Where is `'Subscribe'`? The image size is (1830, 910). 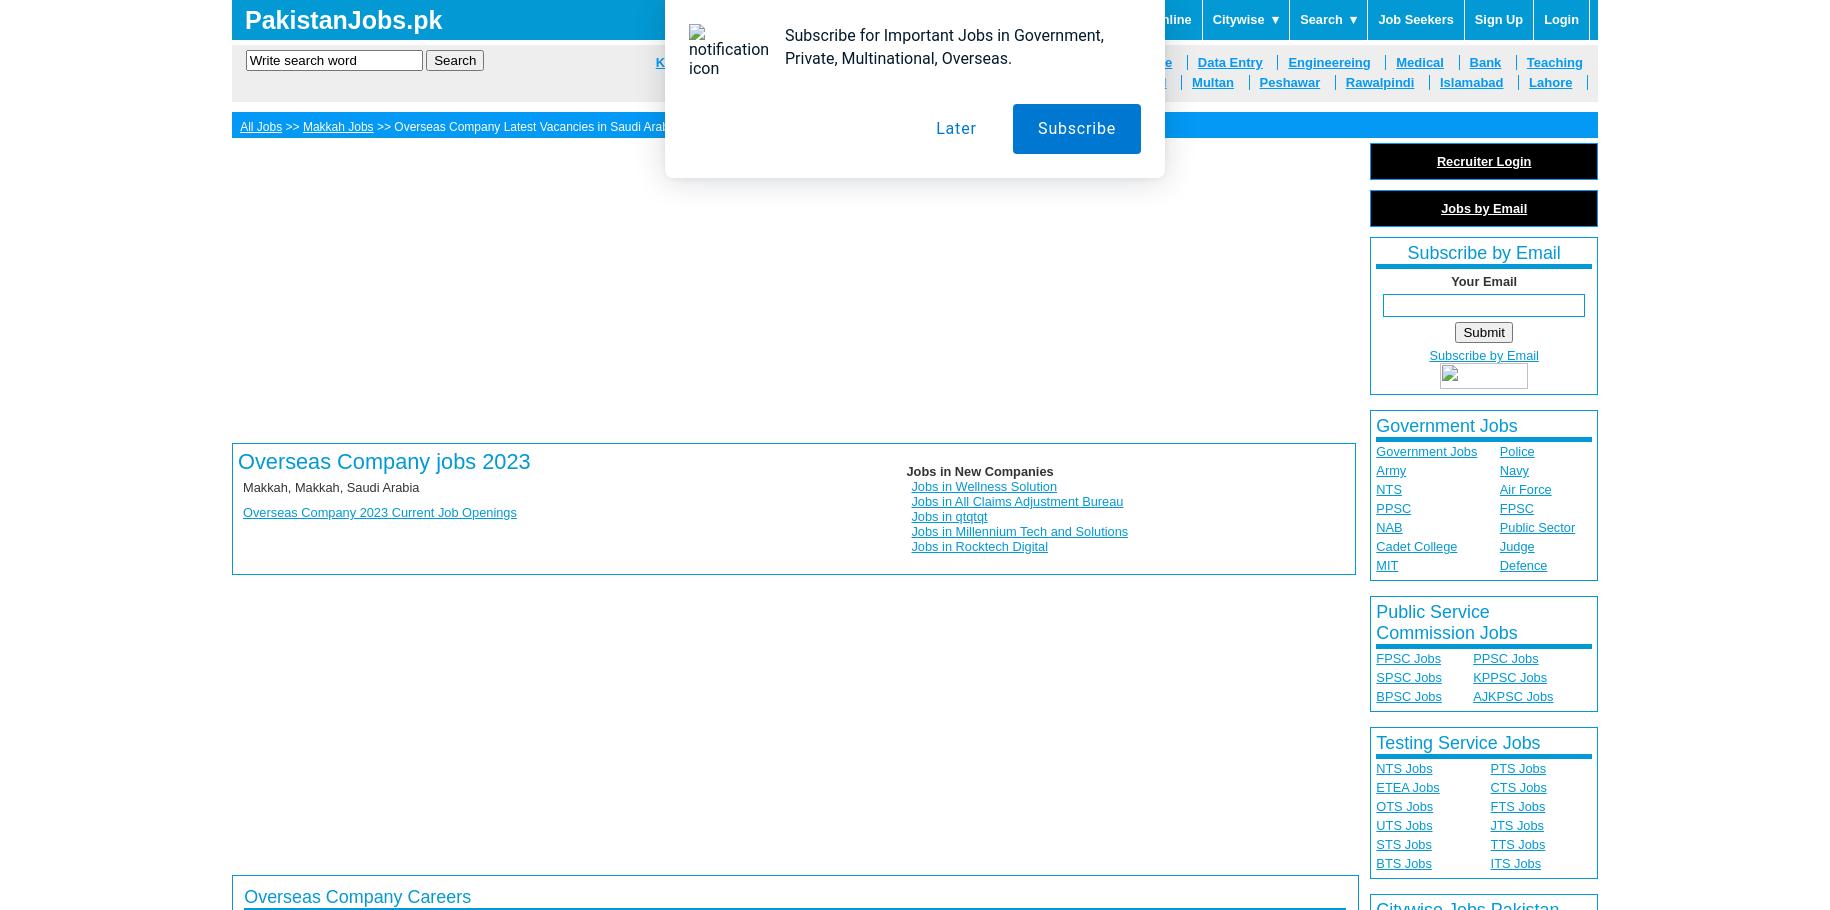
'Subscribe' is located at coordinates (1076, 128).